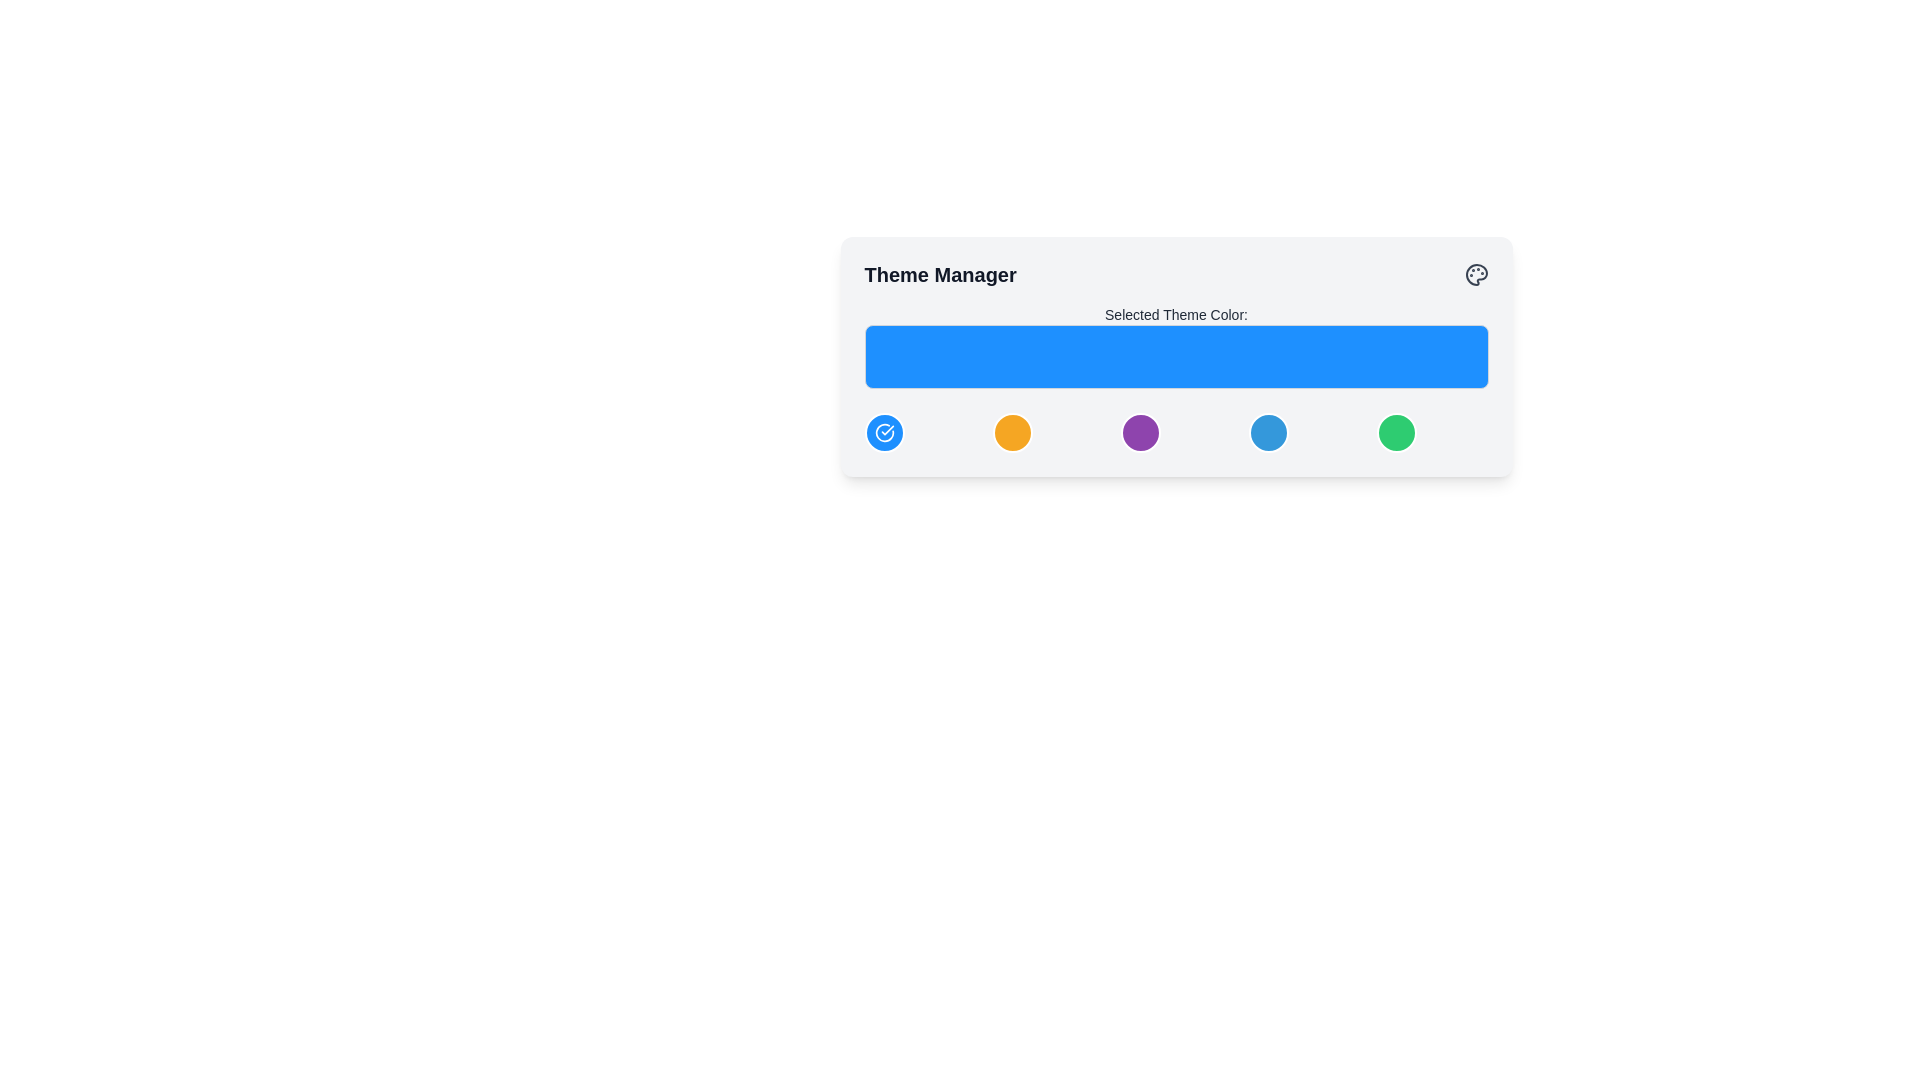 Image resolution: width=1920 pixels, height=1080 pixels. Describe the element at coordinates (1267, 431) in the screenshot. I see `the circular blue button with a white border in the lower section of the 'Theme Manager' dialog box` at that location.